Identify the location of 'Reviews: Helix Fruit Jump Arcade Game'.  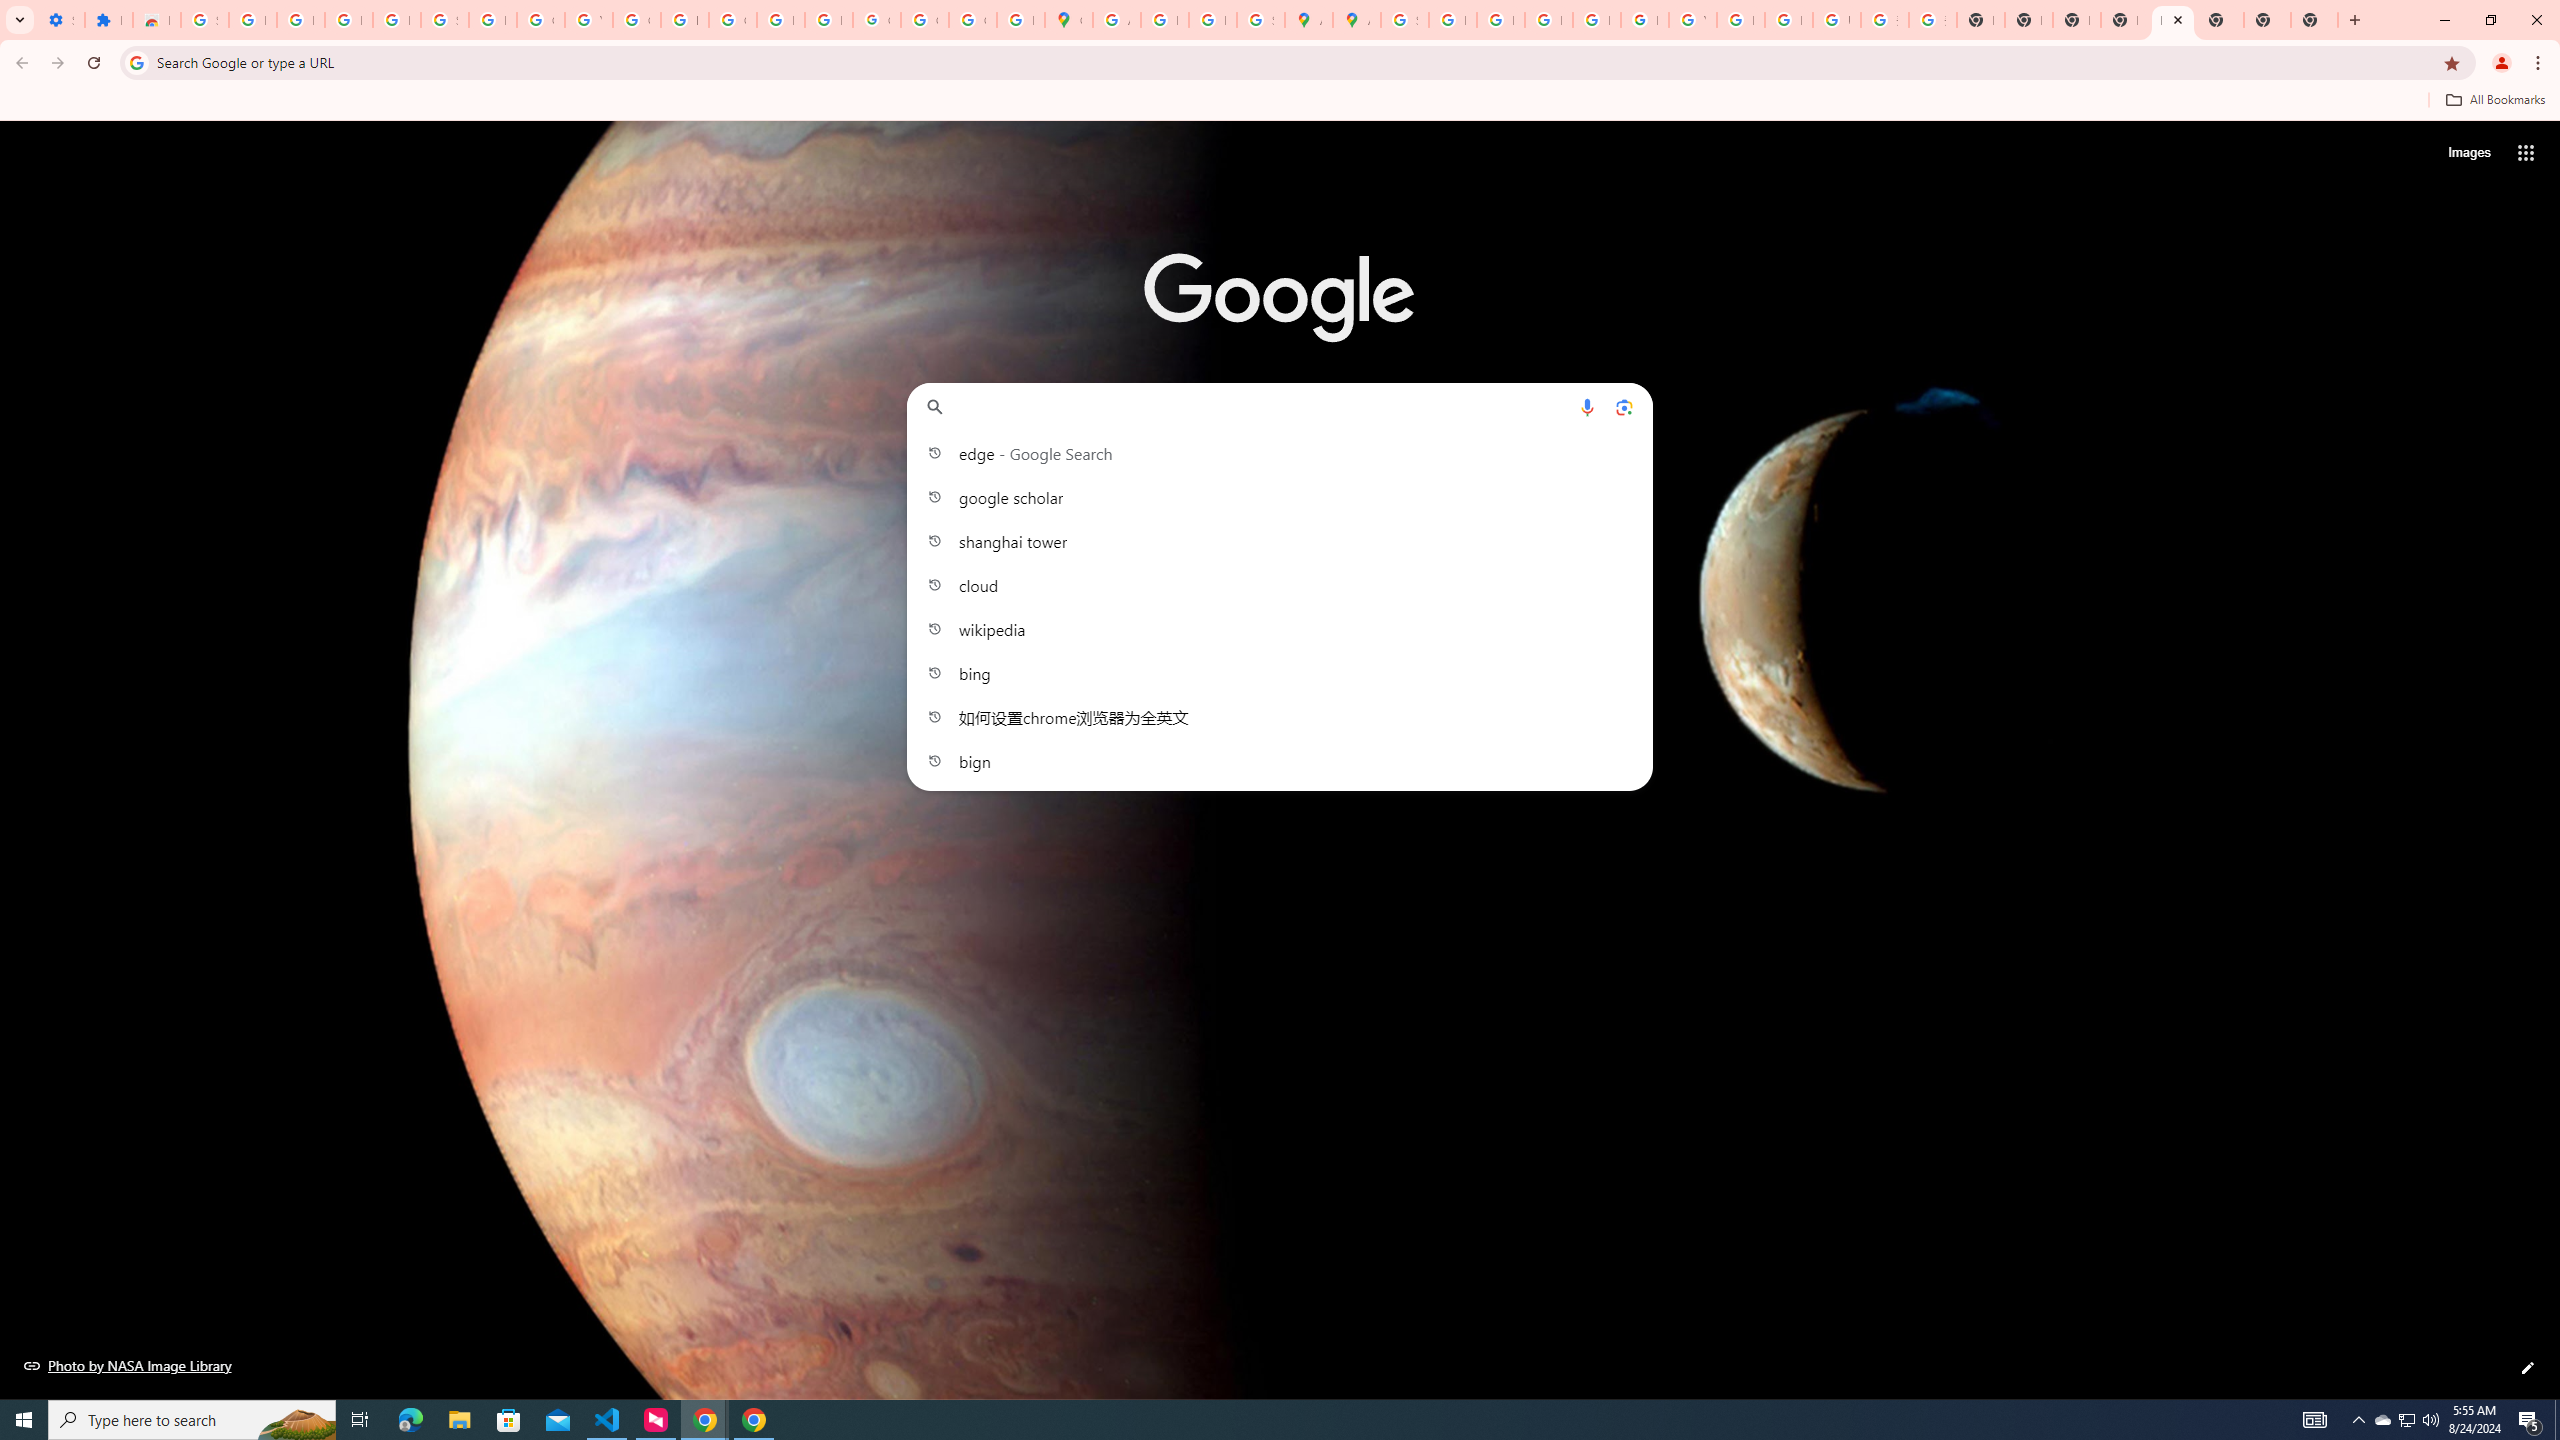
(155, 19).